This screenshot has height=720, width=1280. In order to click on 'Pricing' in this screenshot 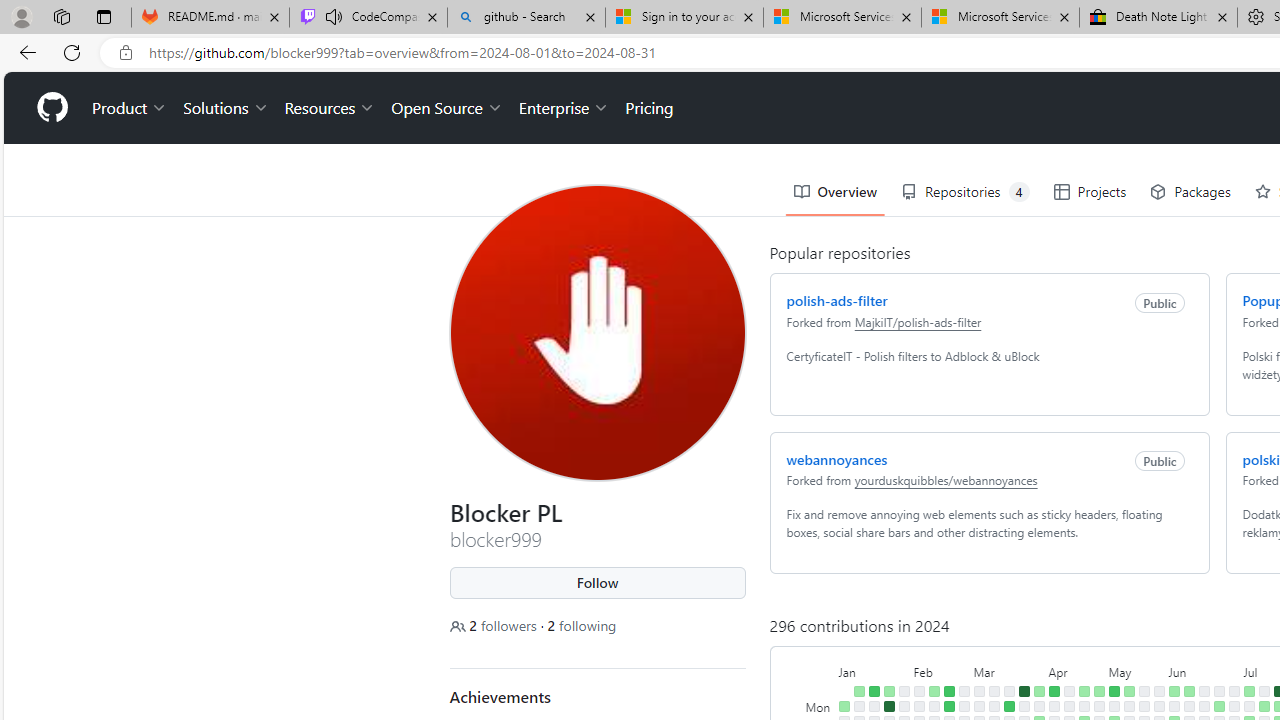, I will do `click(649, 108)`.